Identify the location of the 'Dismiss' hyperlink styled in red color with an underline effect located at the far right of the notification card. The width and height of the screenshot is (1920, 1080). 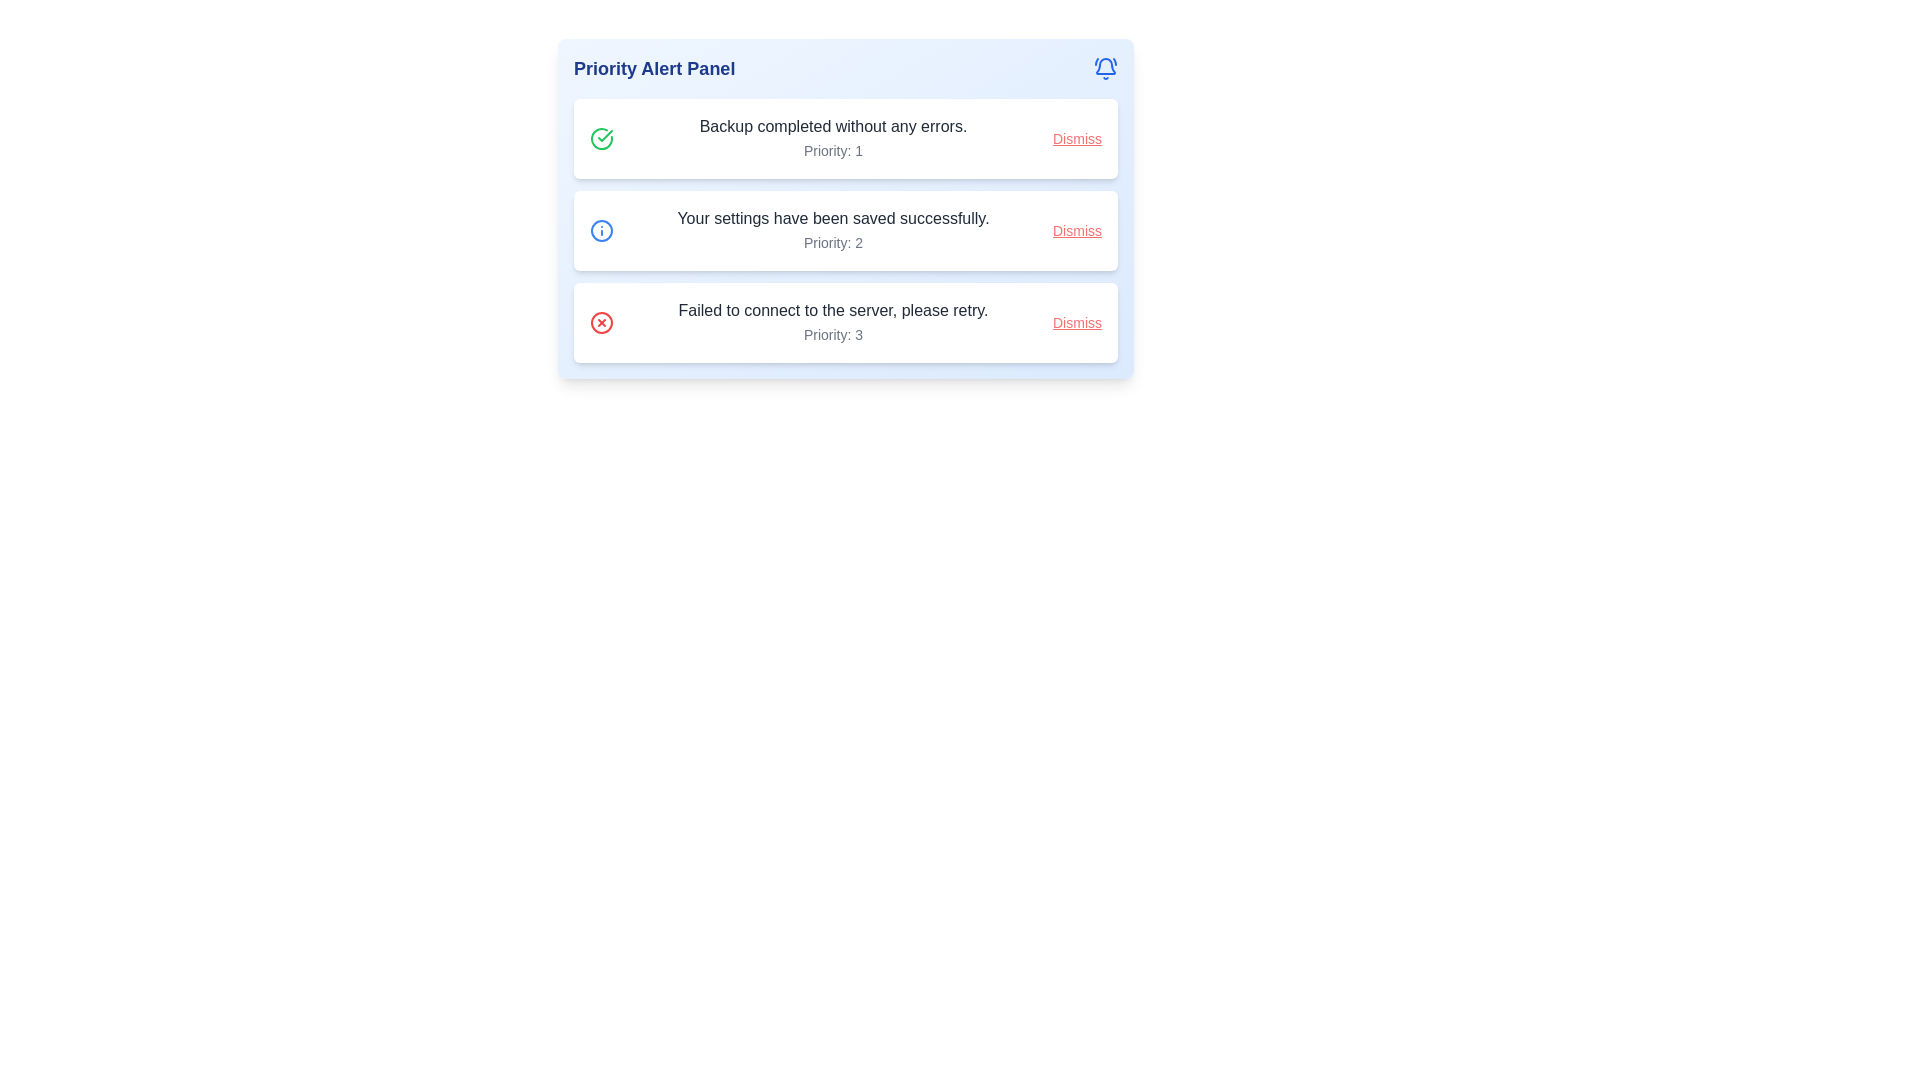
(1076, 322).